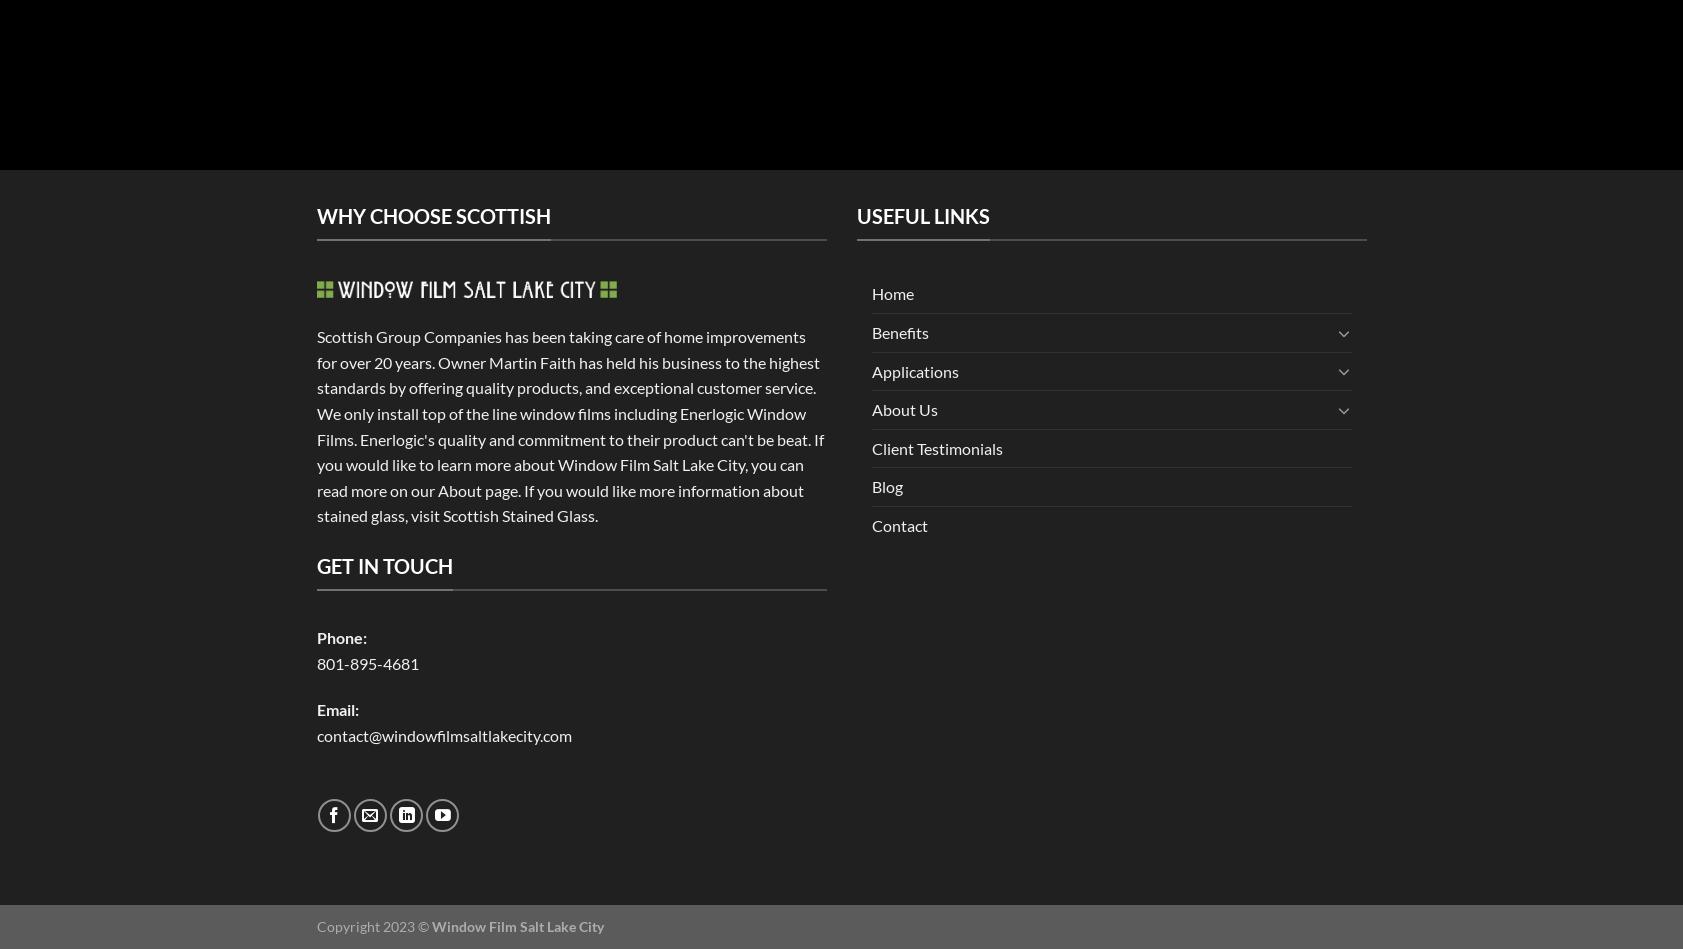  Describe the element at coordinates (891, 292) in the screenshot. I see `'Home'` at that location.